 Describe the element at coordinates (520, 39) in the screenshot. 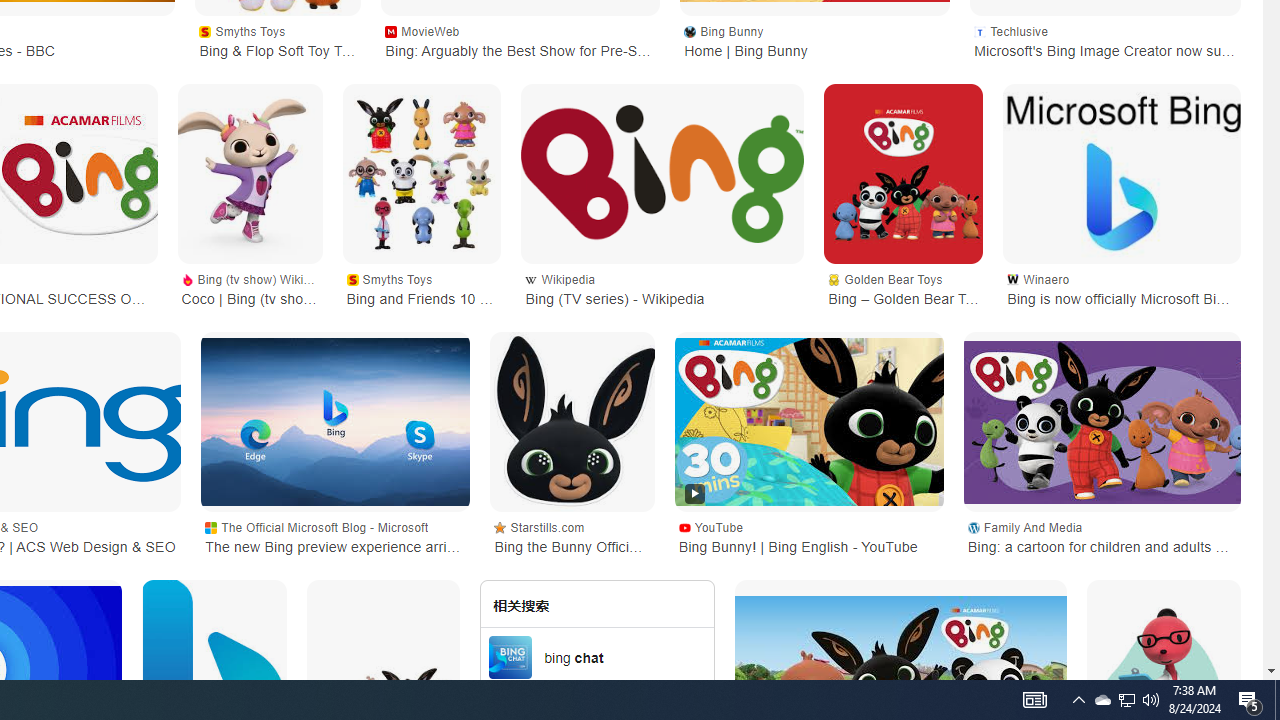

I see `'MovieWeb Bing: Arguably the Best Show for Pre-Schoolers'` at that location.